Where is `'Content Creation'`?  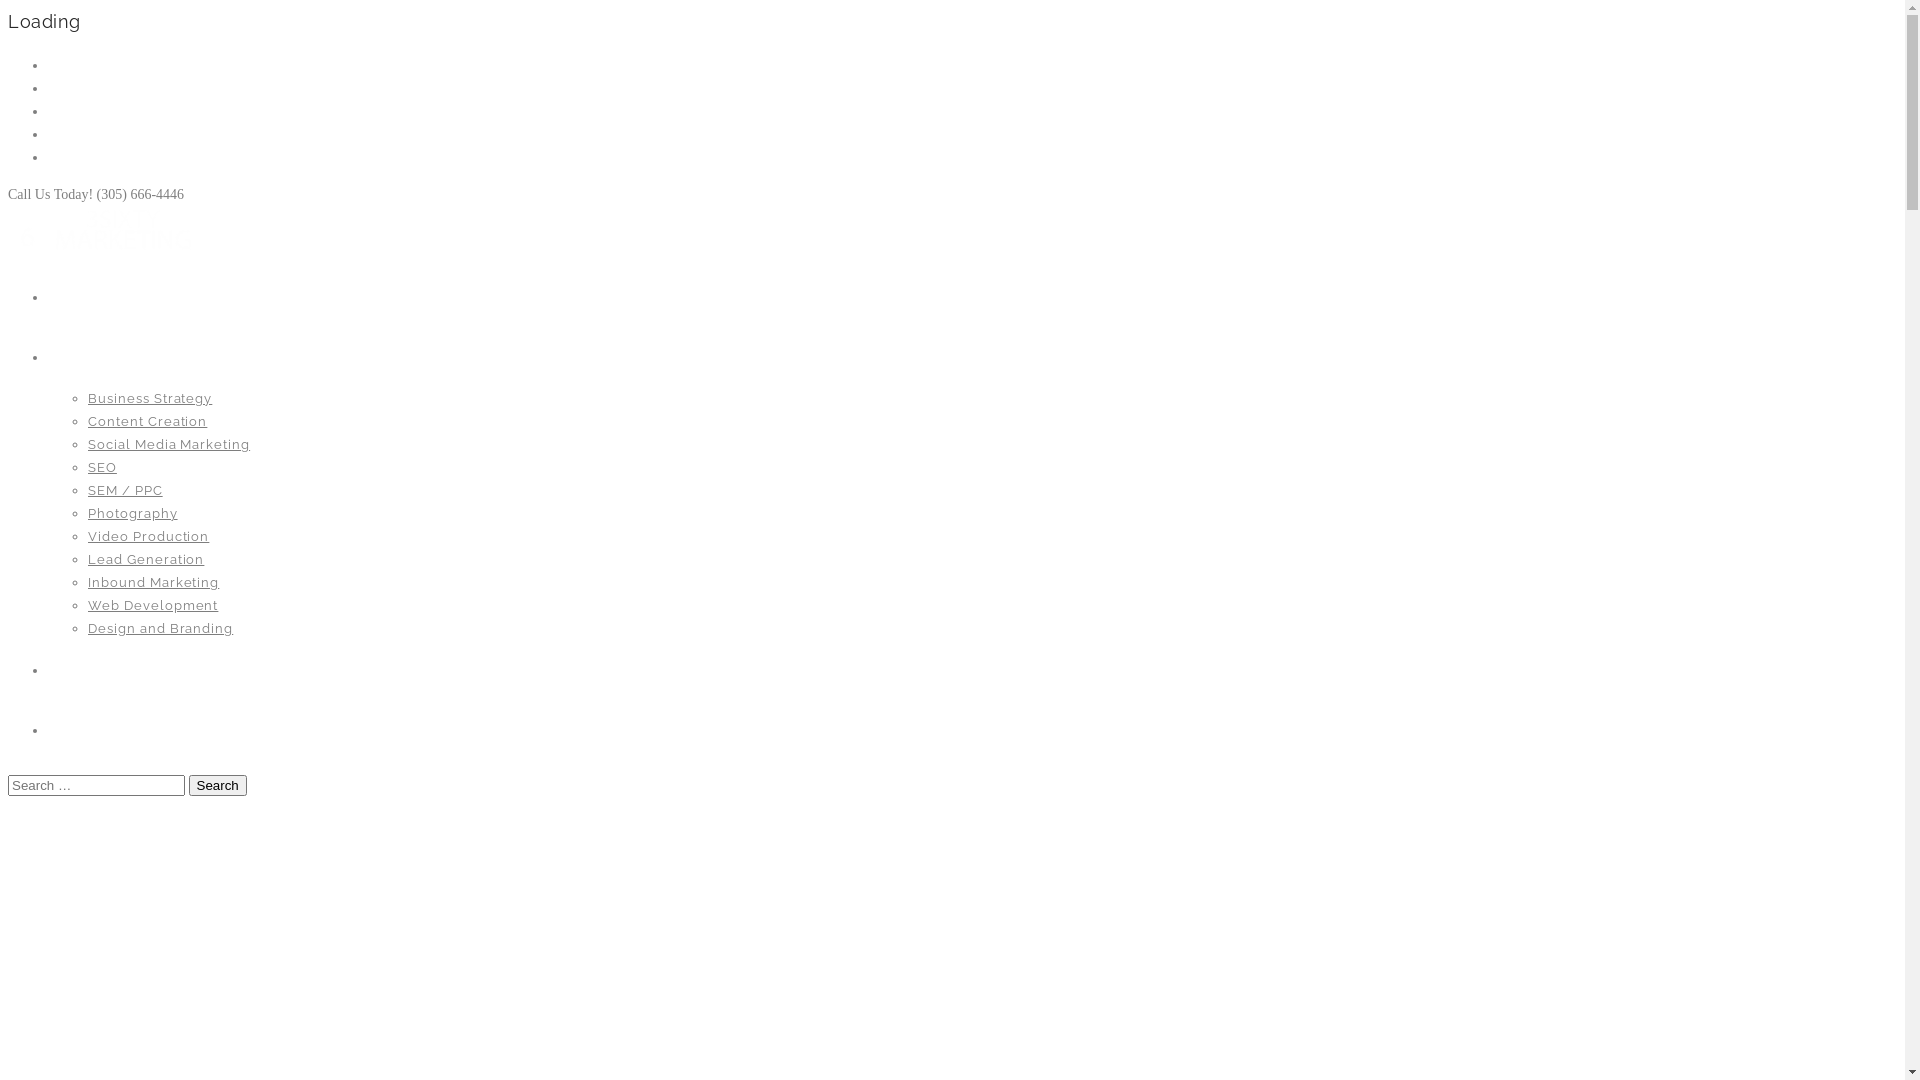
'Content Creation' is located at coordinates (146, 420).